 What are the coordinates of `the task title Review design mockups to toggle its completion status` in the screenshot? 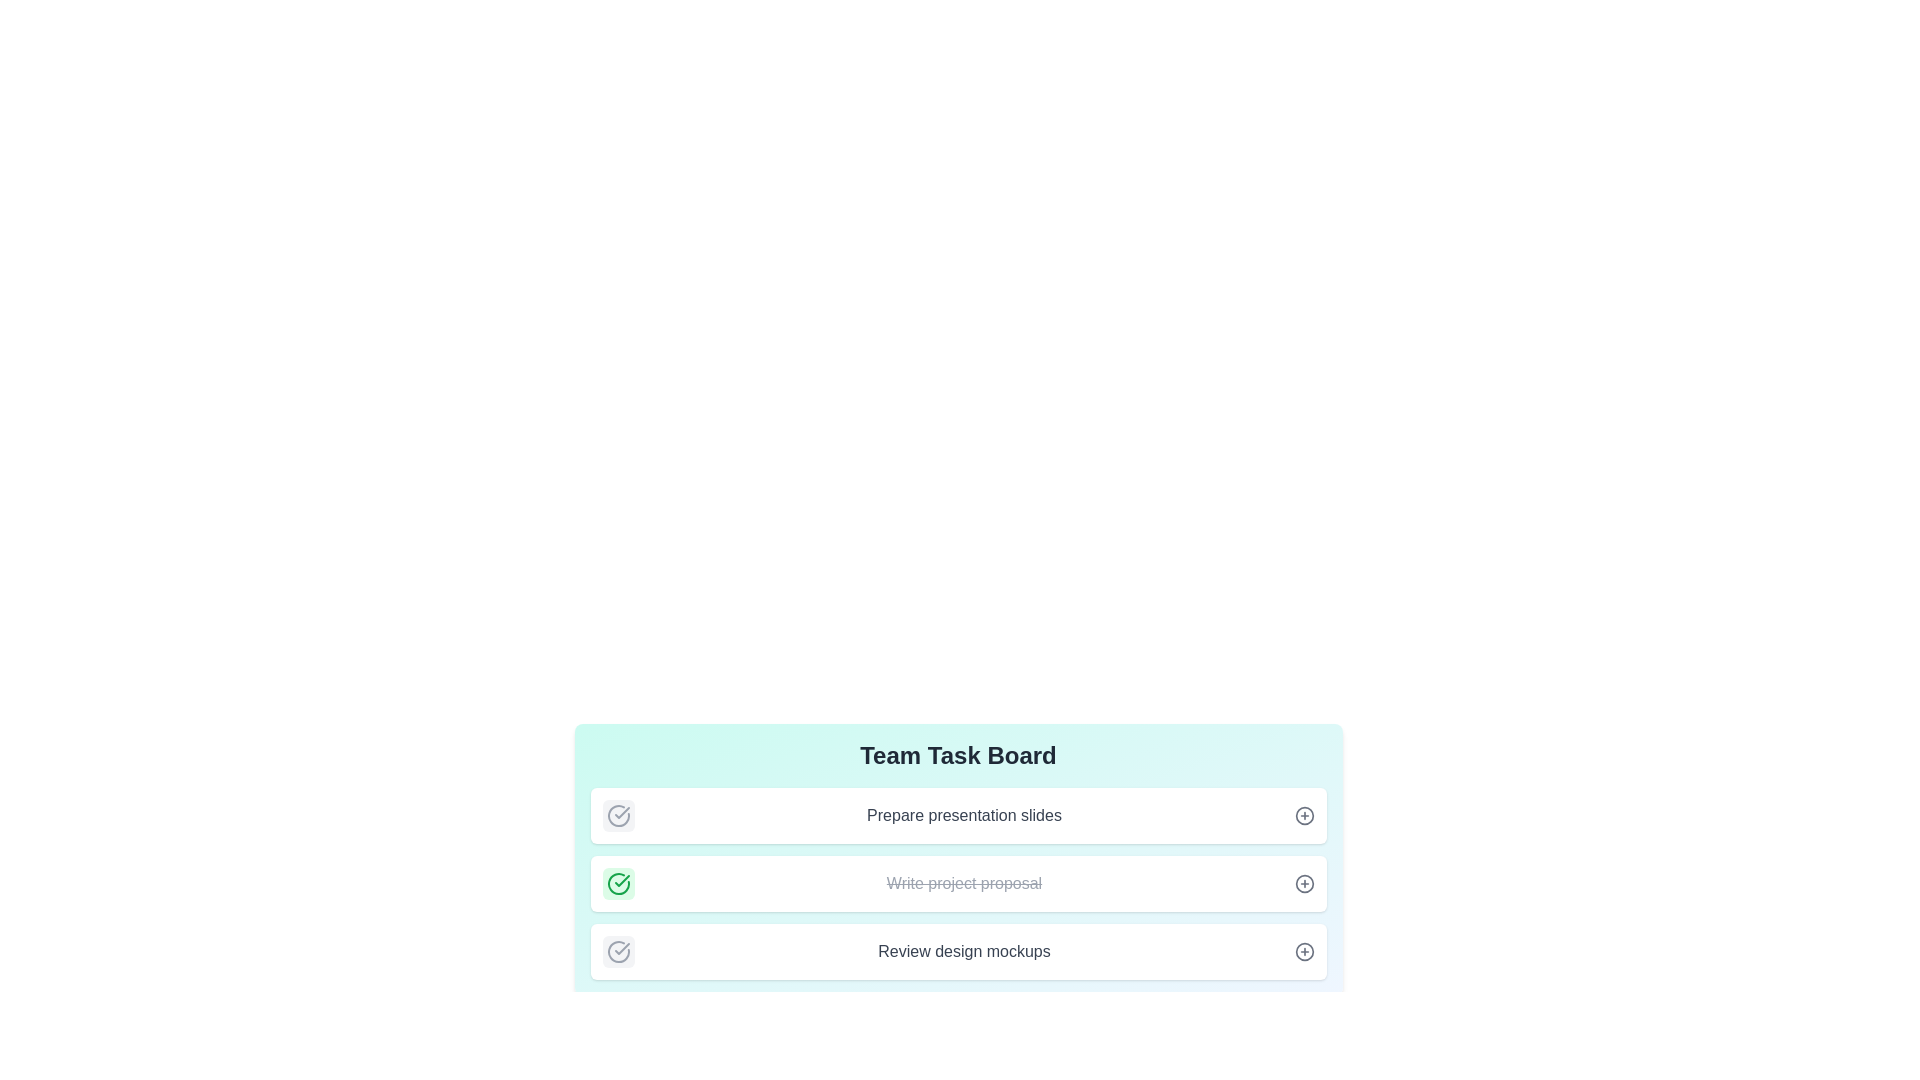 It's located at (617, 951).